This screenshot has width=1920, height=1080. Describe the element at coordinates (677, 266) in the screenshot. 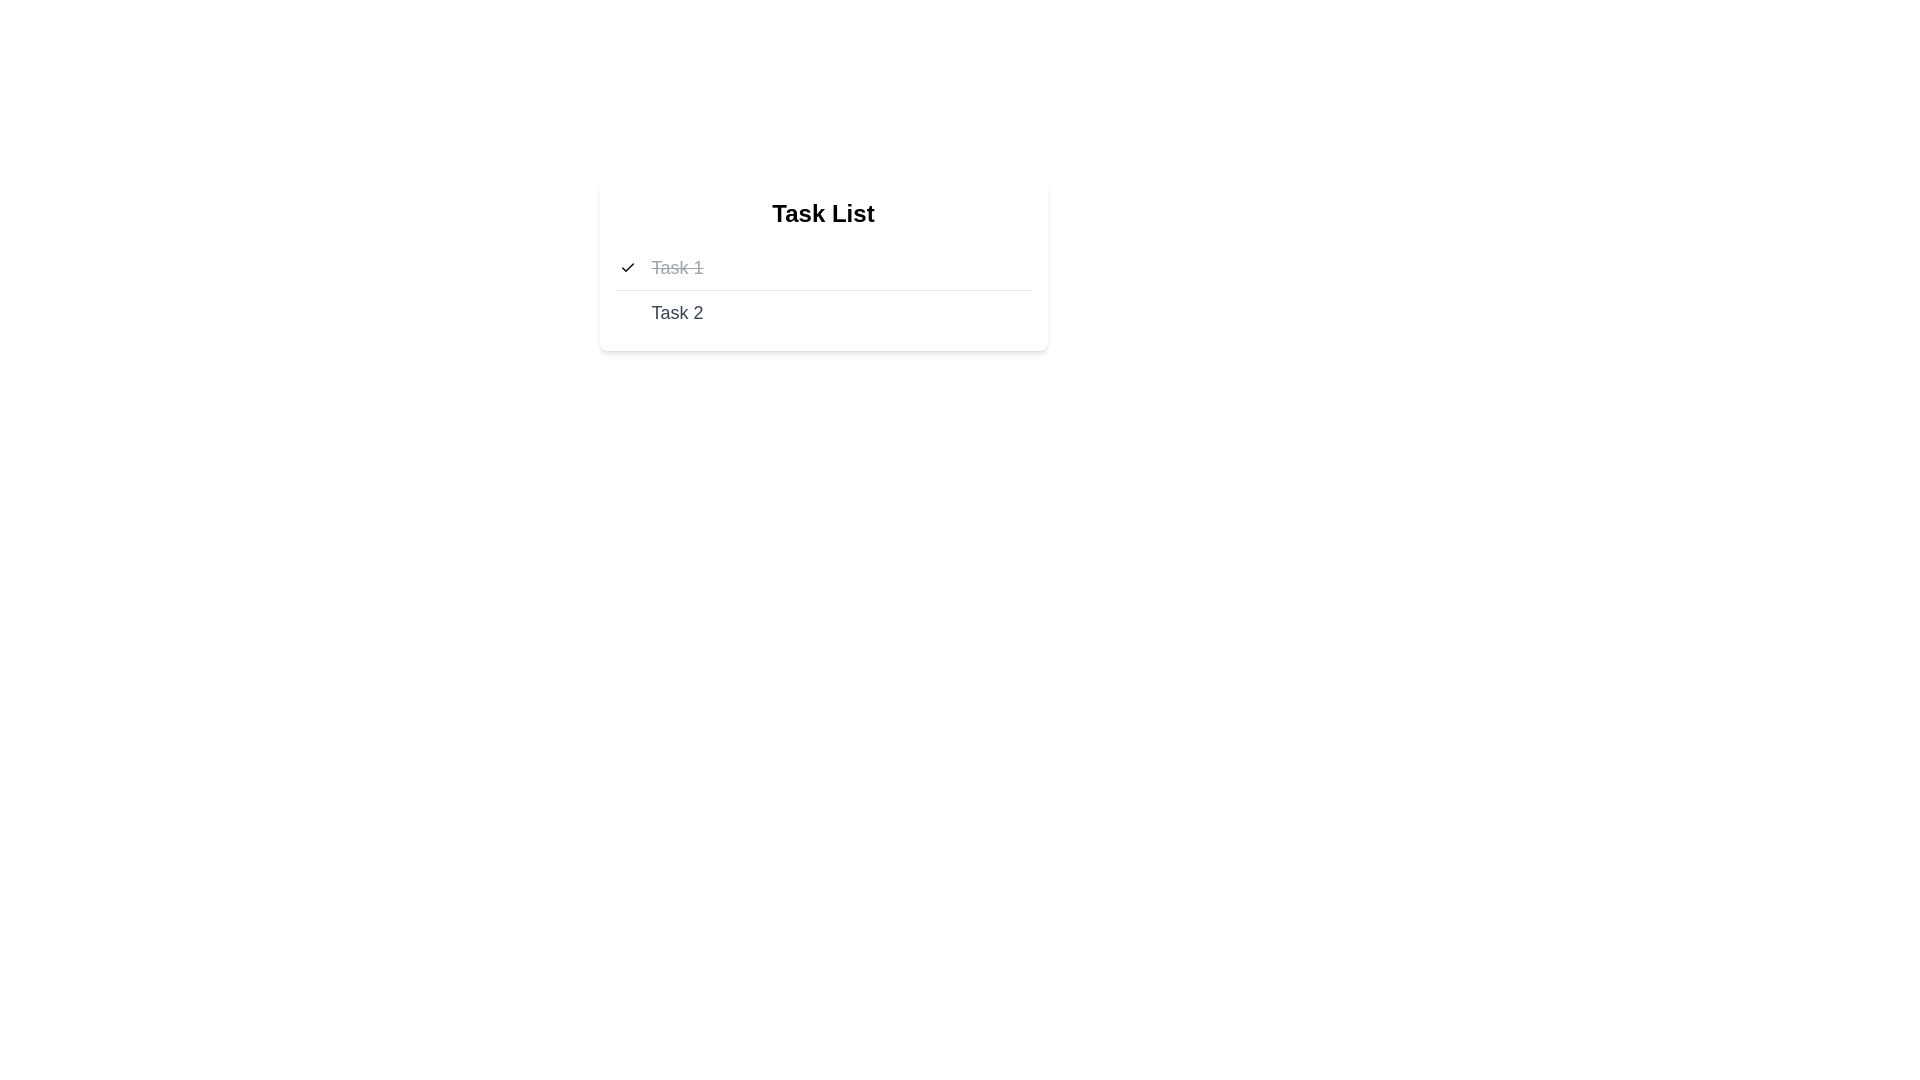

I see `the static text component that has a strikethrough styling, indicating a completed task in the task list` at that location.